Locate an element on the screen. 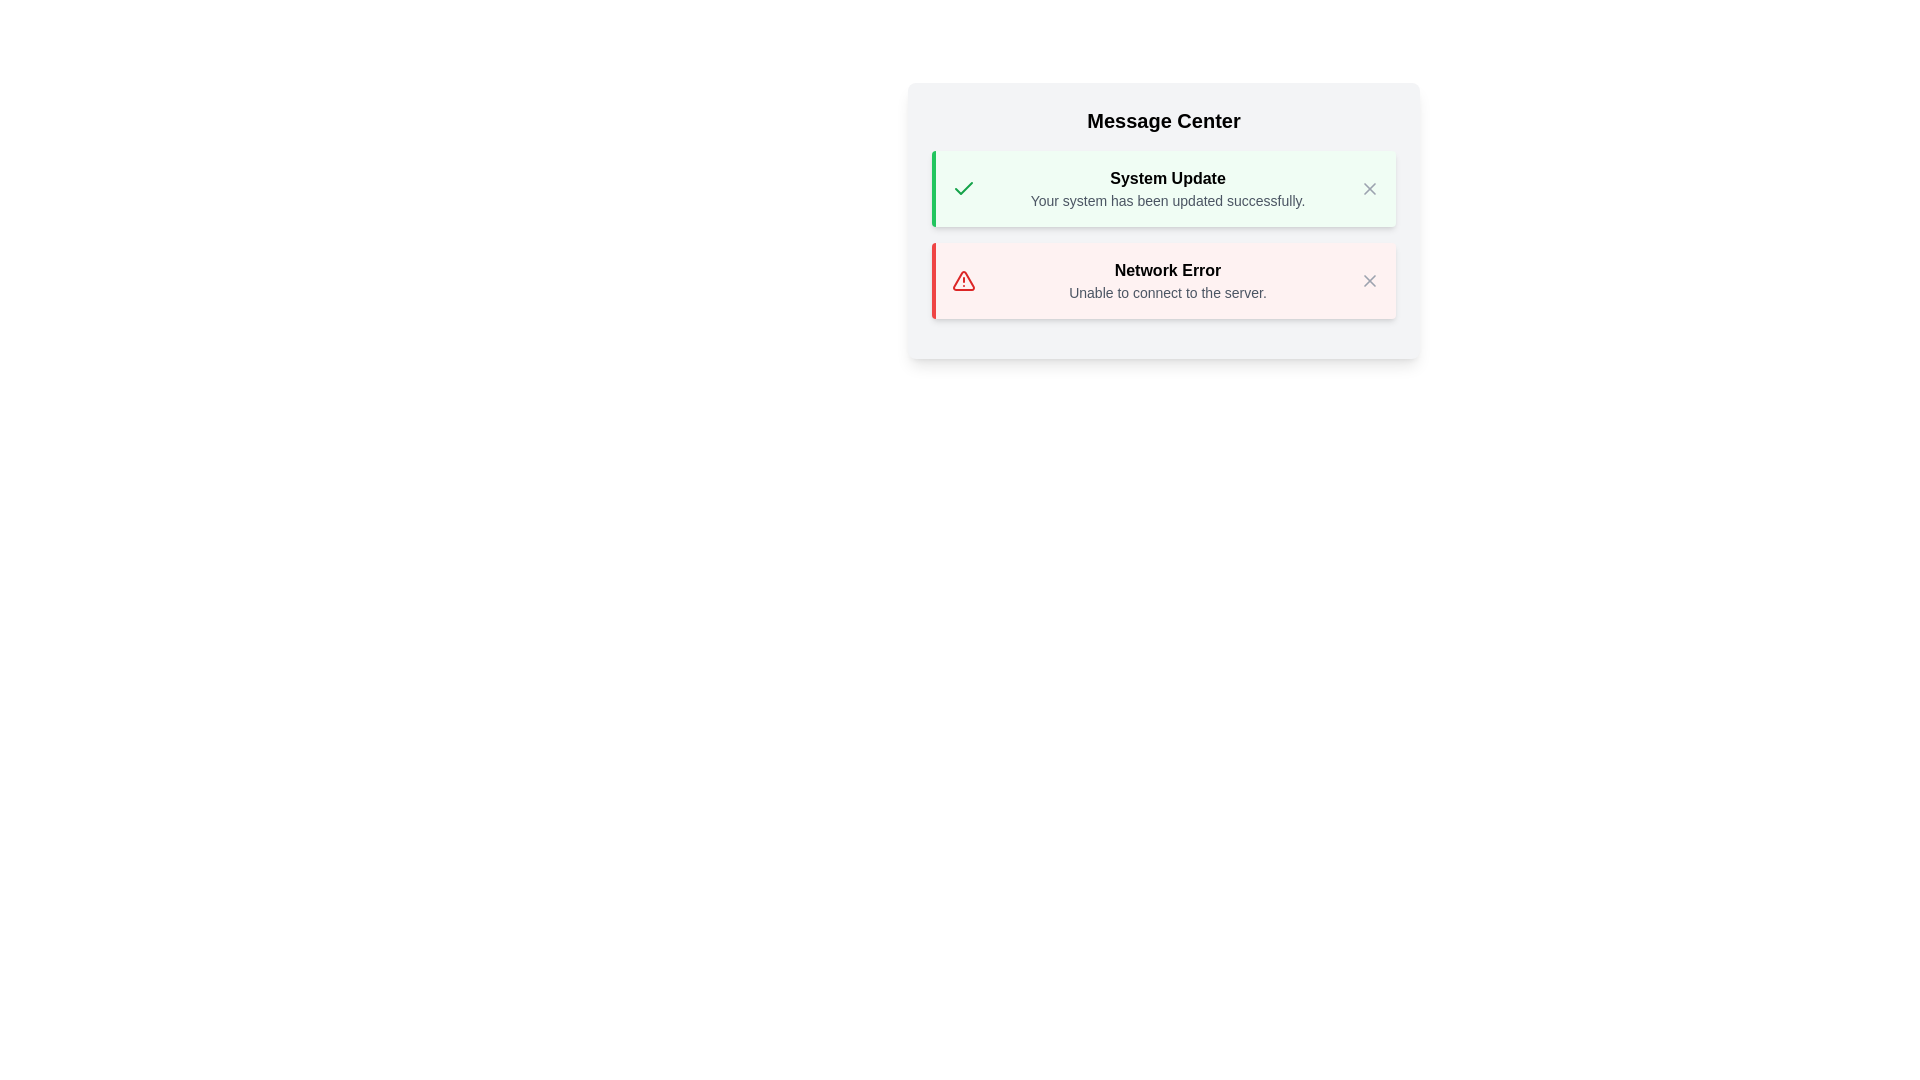 This screenshot has width=1920, height=1080. the close icon located near the right side of the notification box containing the text 'System Update' is located at coordinates (1368, 189).